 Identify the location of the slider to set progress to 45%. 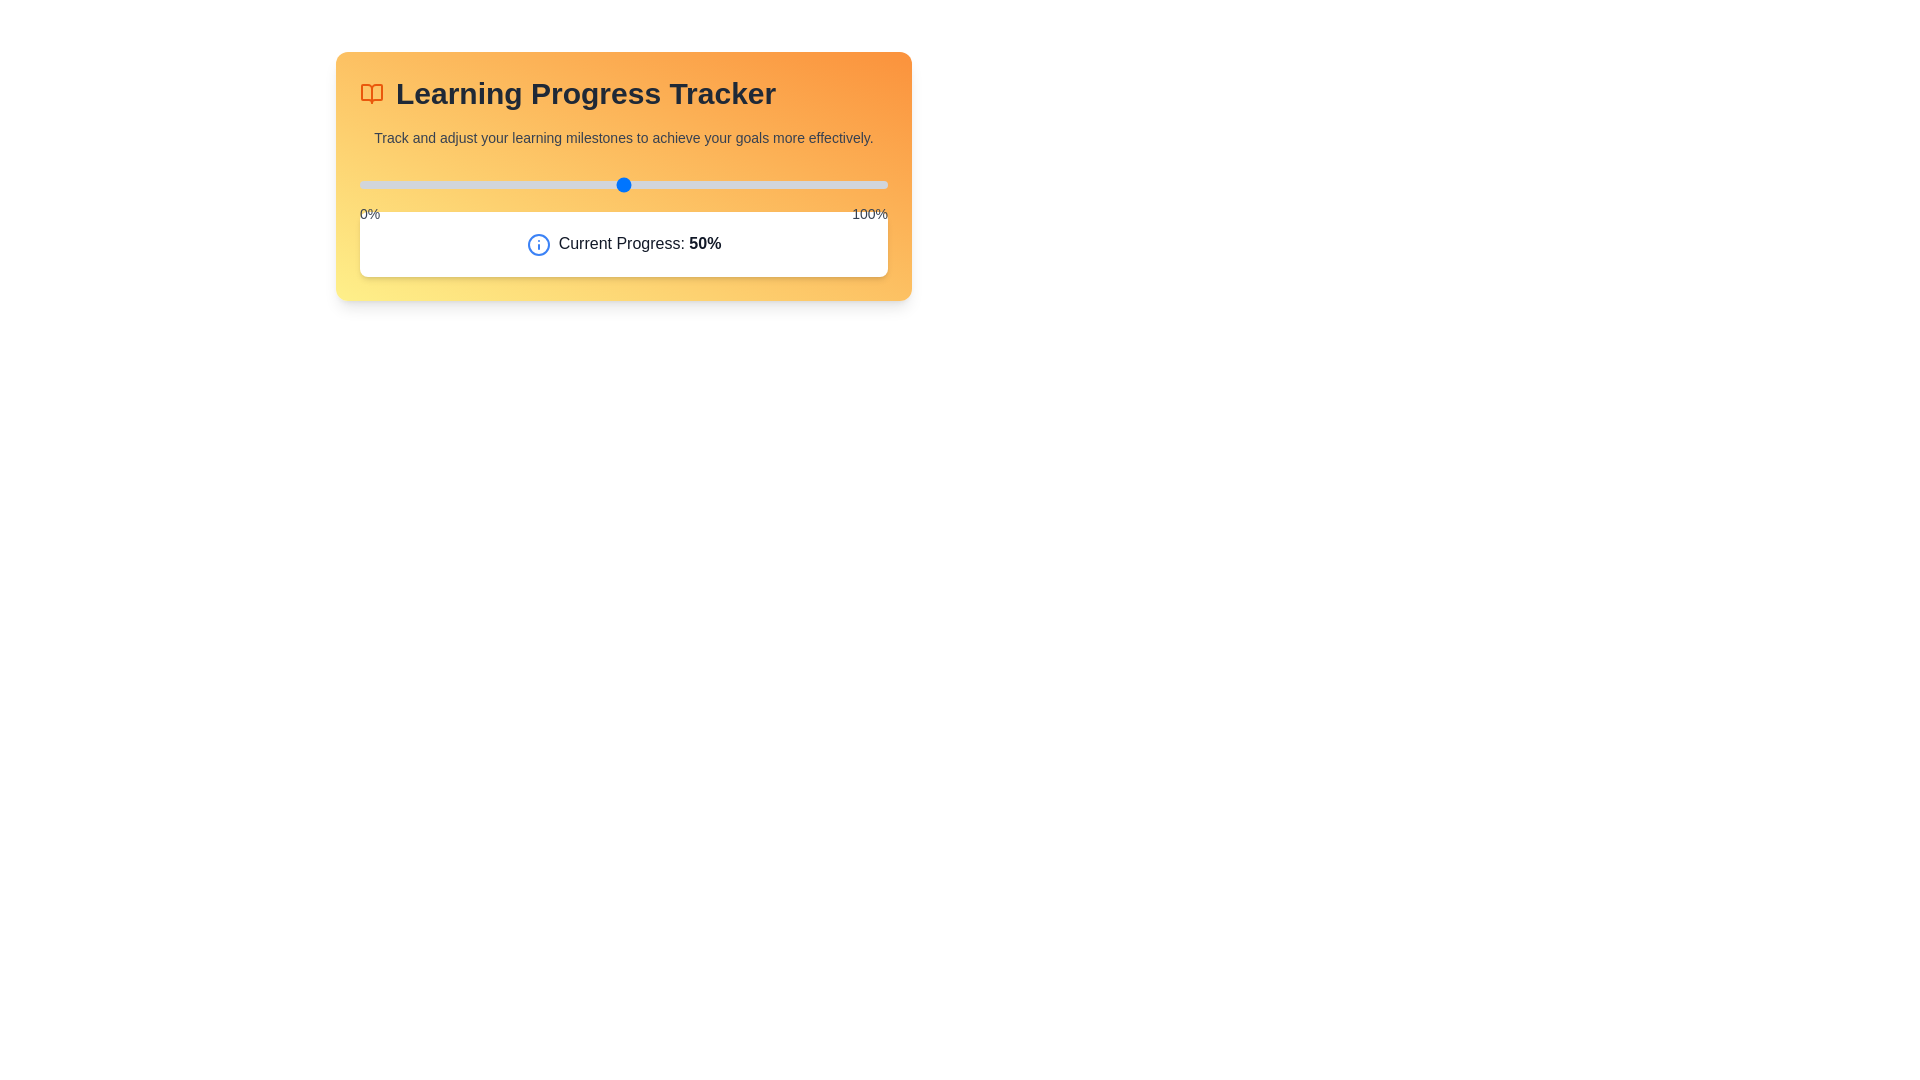
(596, 185).